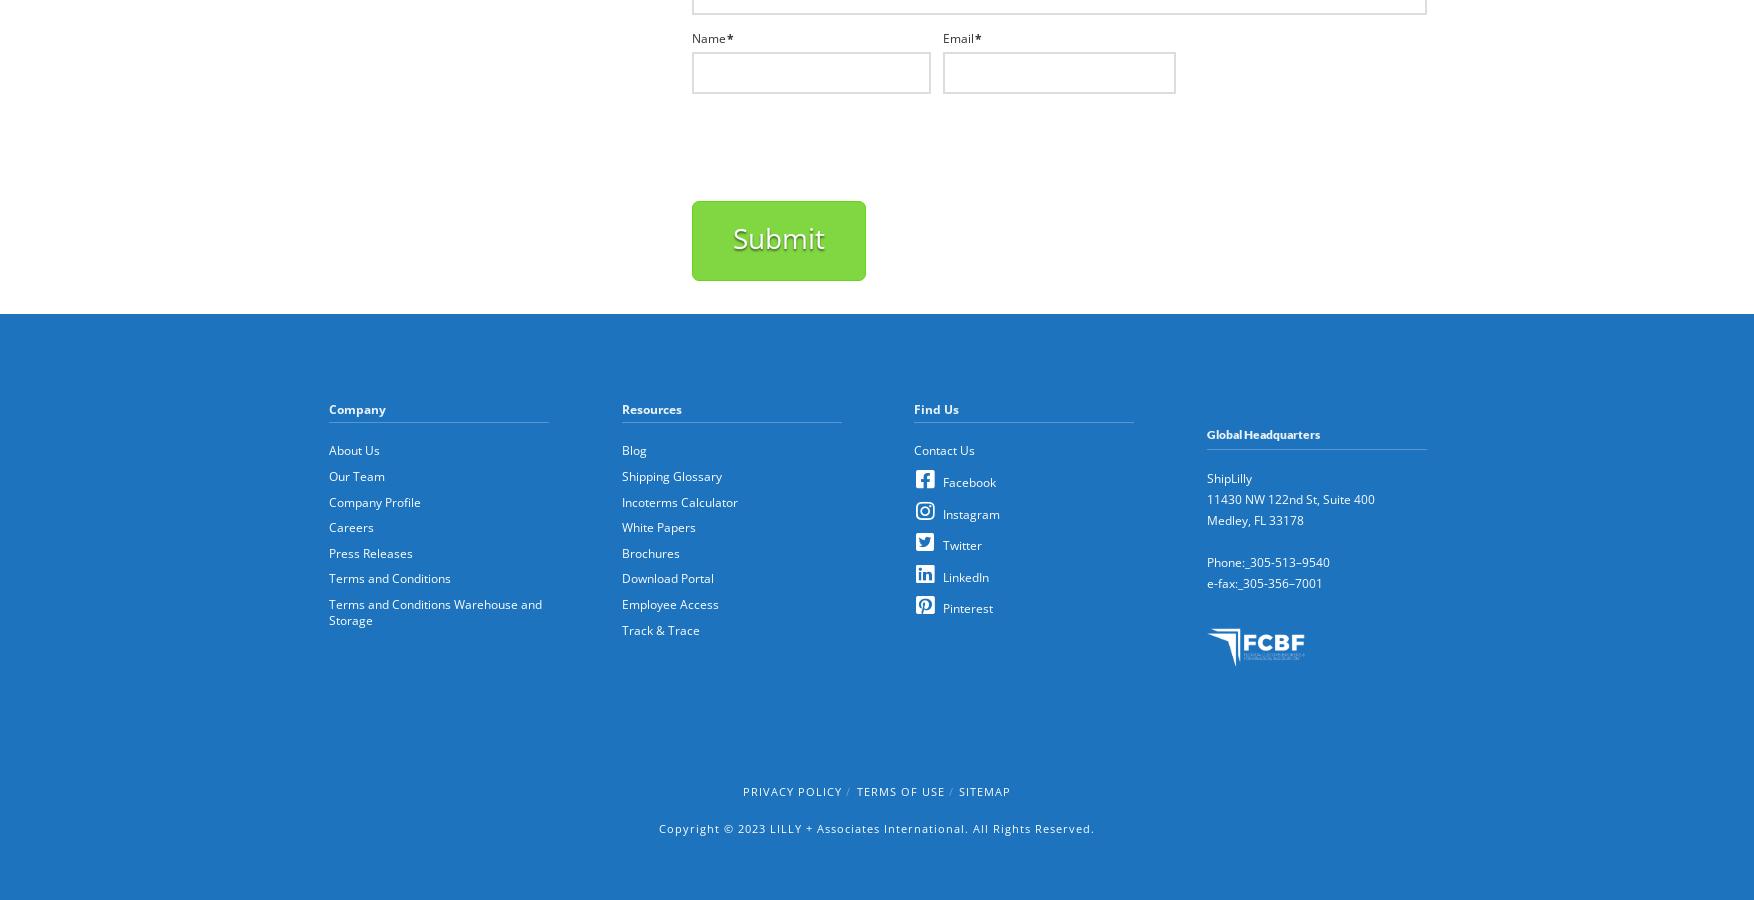  Describe the element at coordinates (357, 407) in the screenshot. I see `'Company'` at that location.